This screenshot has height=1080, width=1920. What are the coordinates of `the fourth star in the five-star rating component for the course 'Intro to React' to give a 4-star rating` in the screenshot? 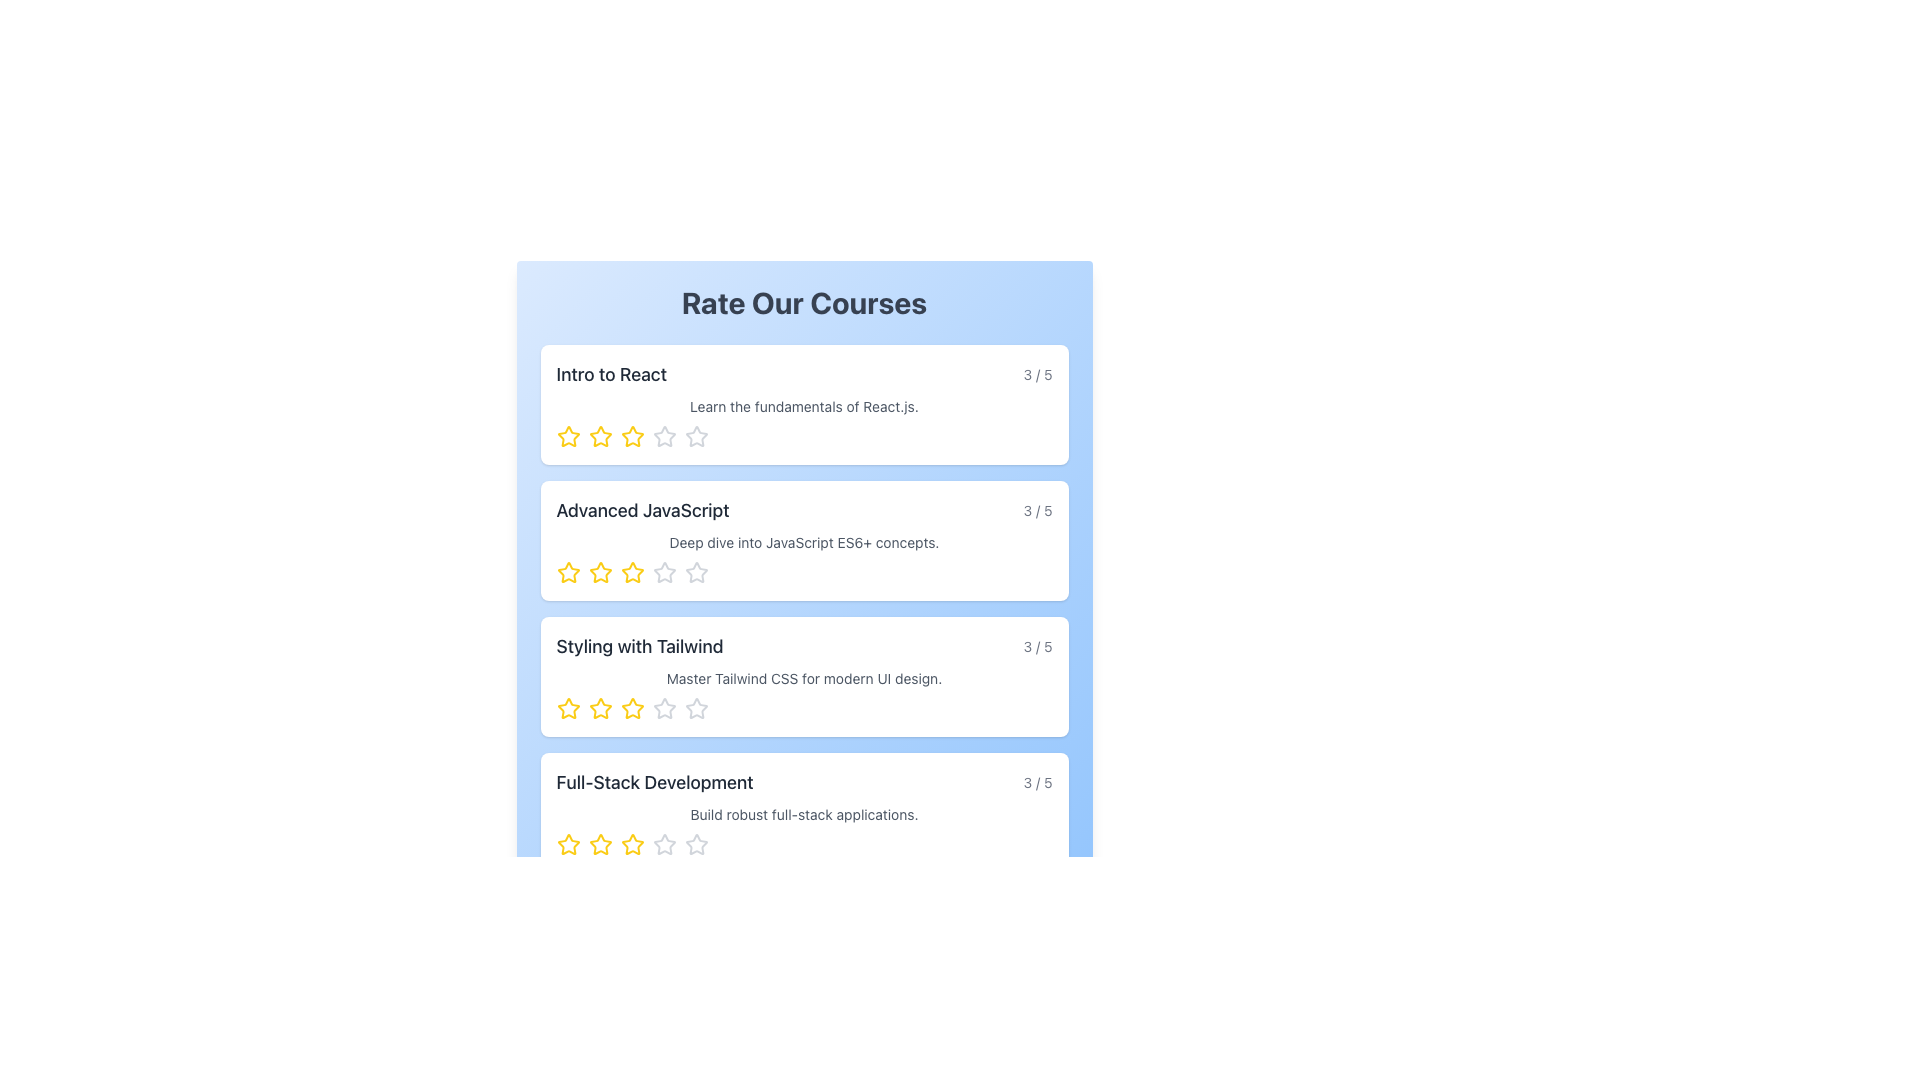 It's located at (664, 435).